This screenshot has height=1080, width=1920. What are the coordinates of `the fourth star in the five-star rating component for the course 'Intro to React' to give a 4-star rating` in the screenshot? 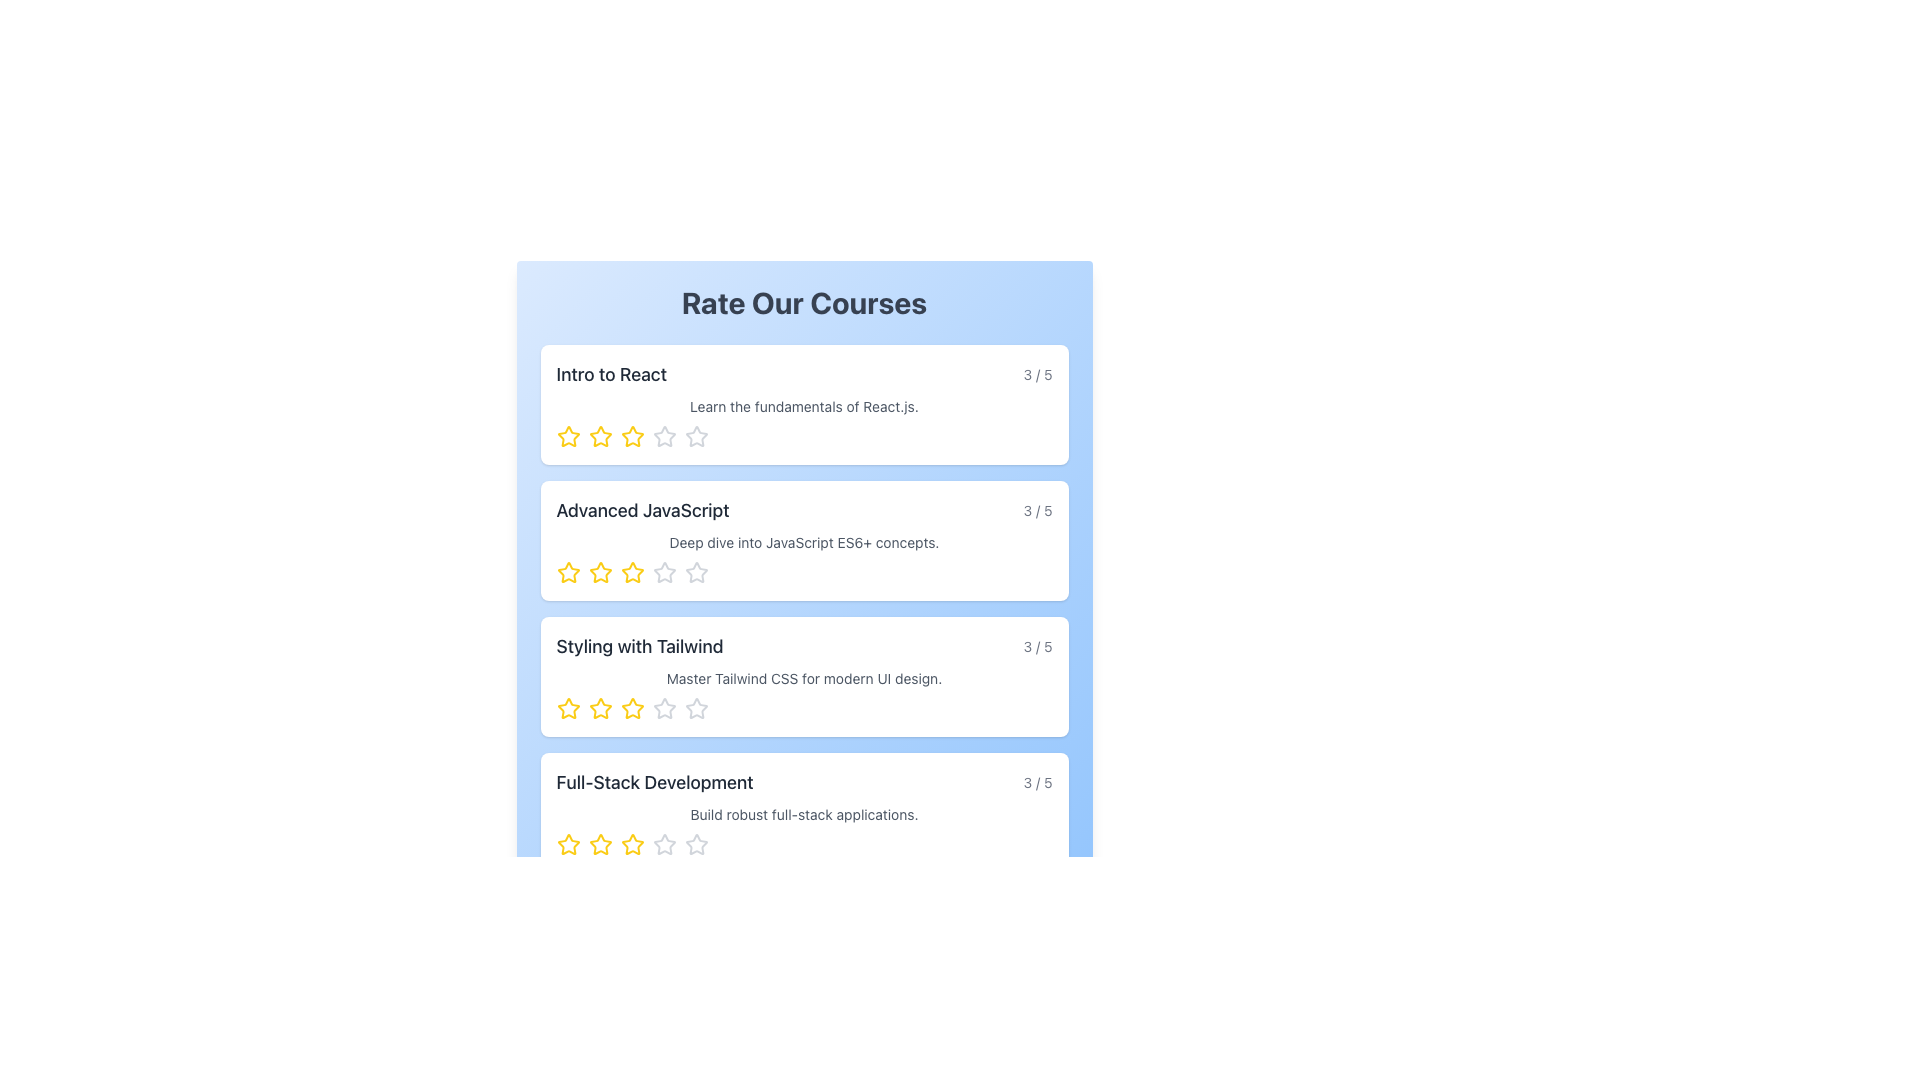 It's located at (664, 435).